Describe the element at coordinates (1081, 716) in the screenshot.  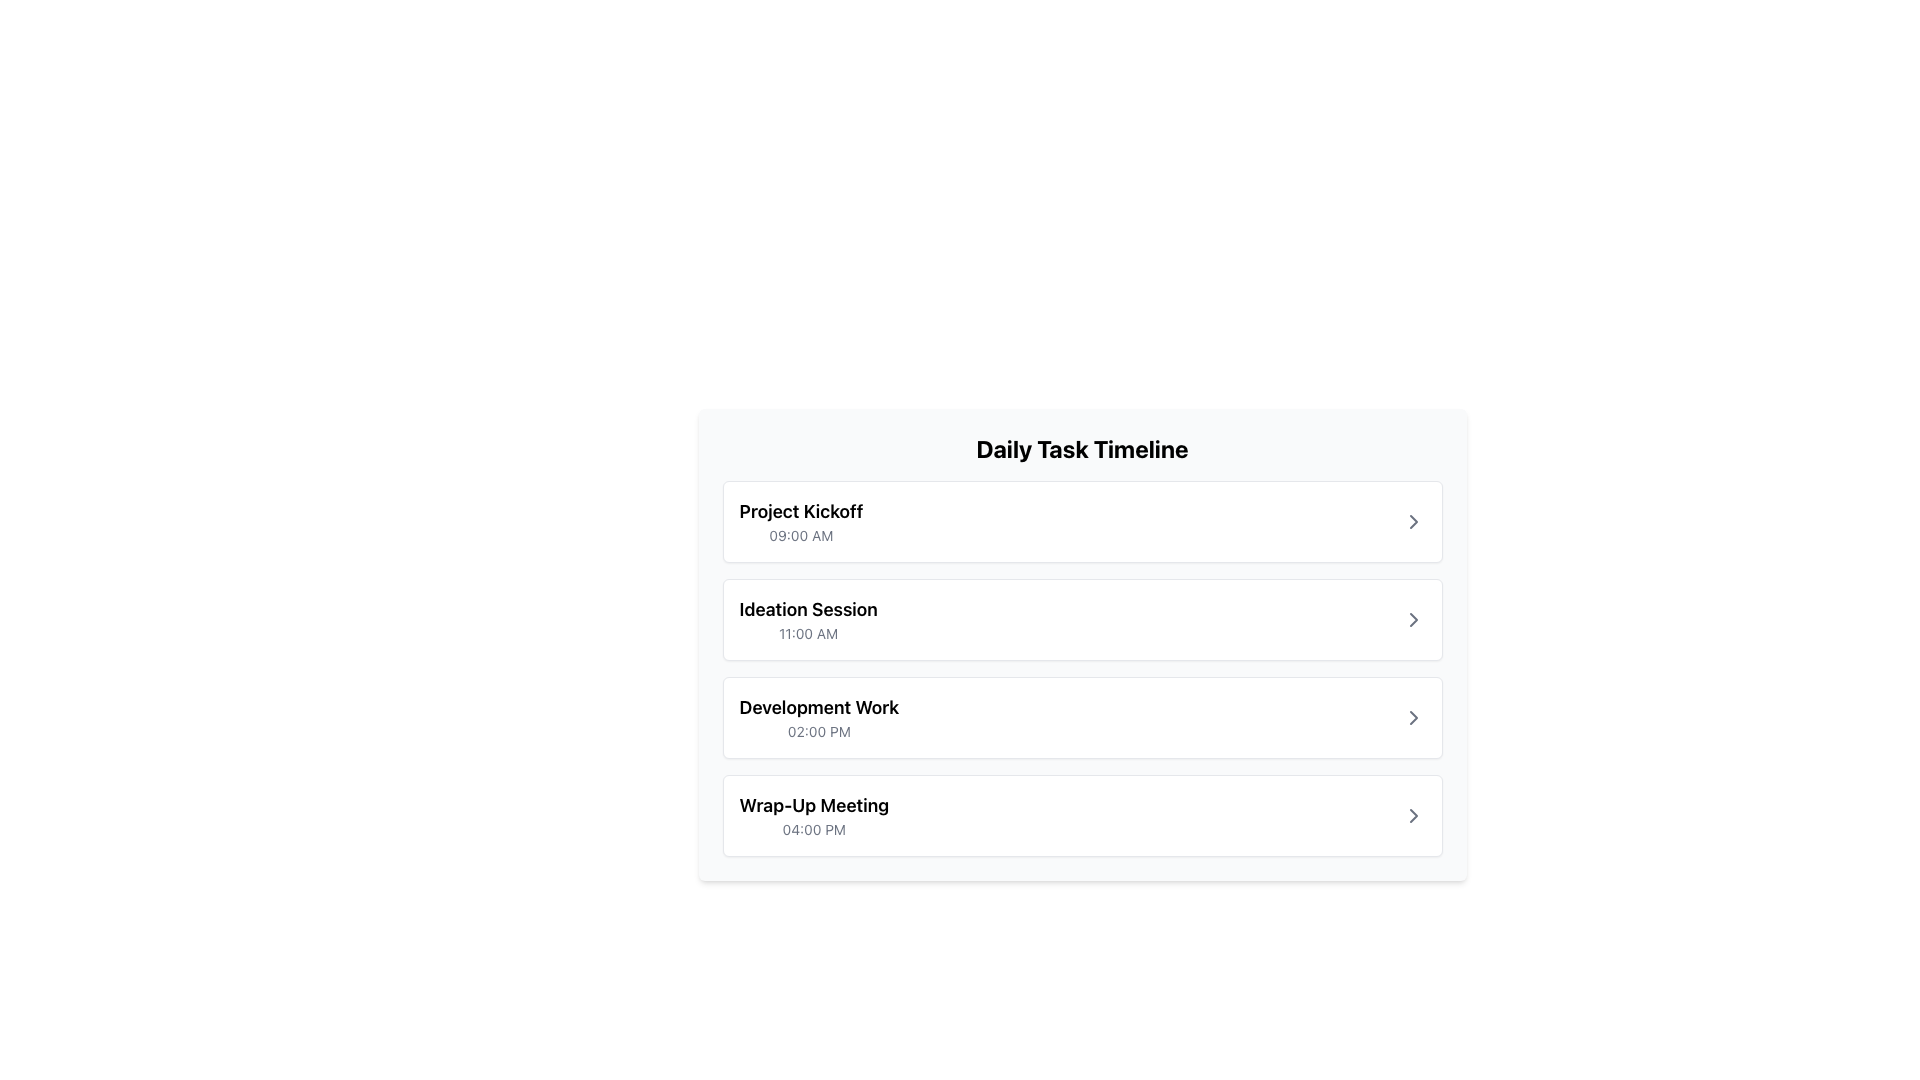
I see `the third task entry in the Daily Task Timeline` at that location.